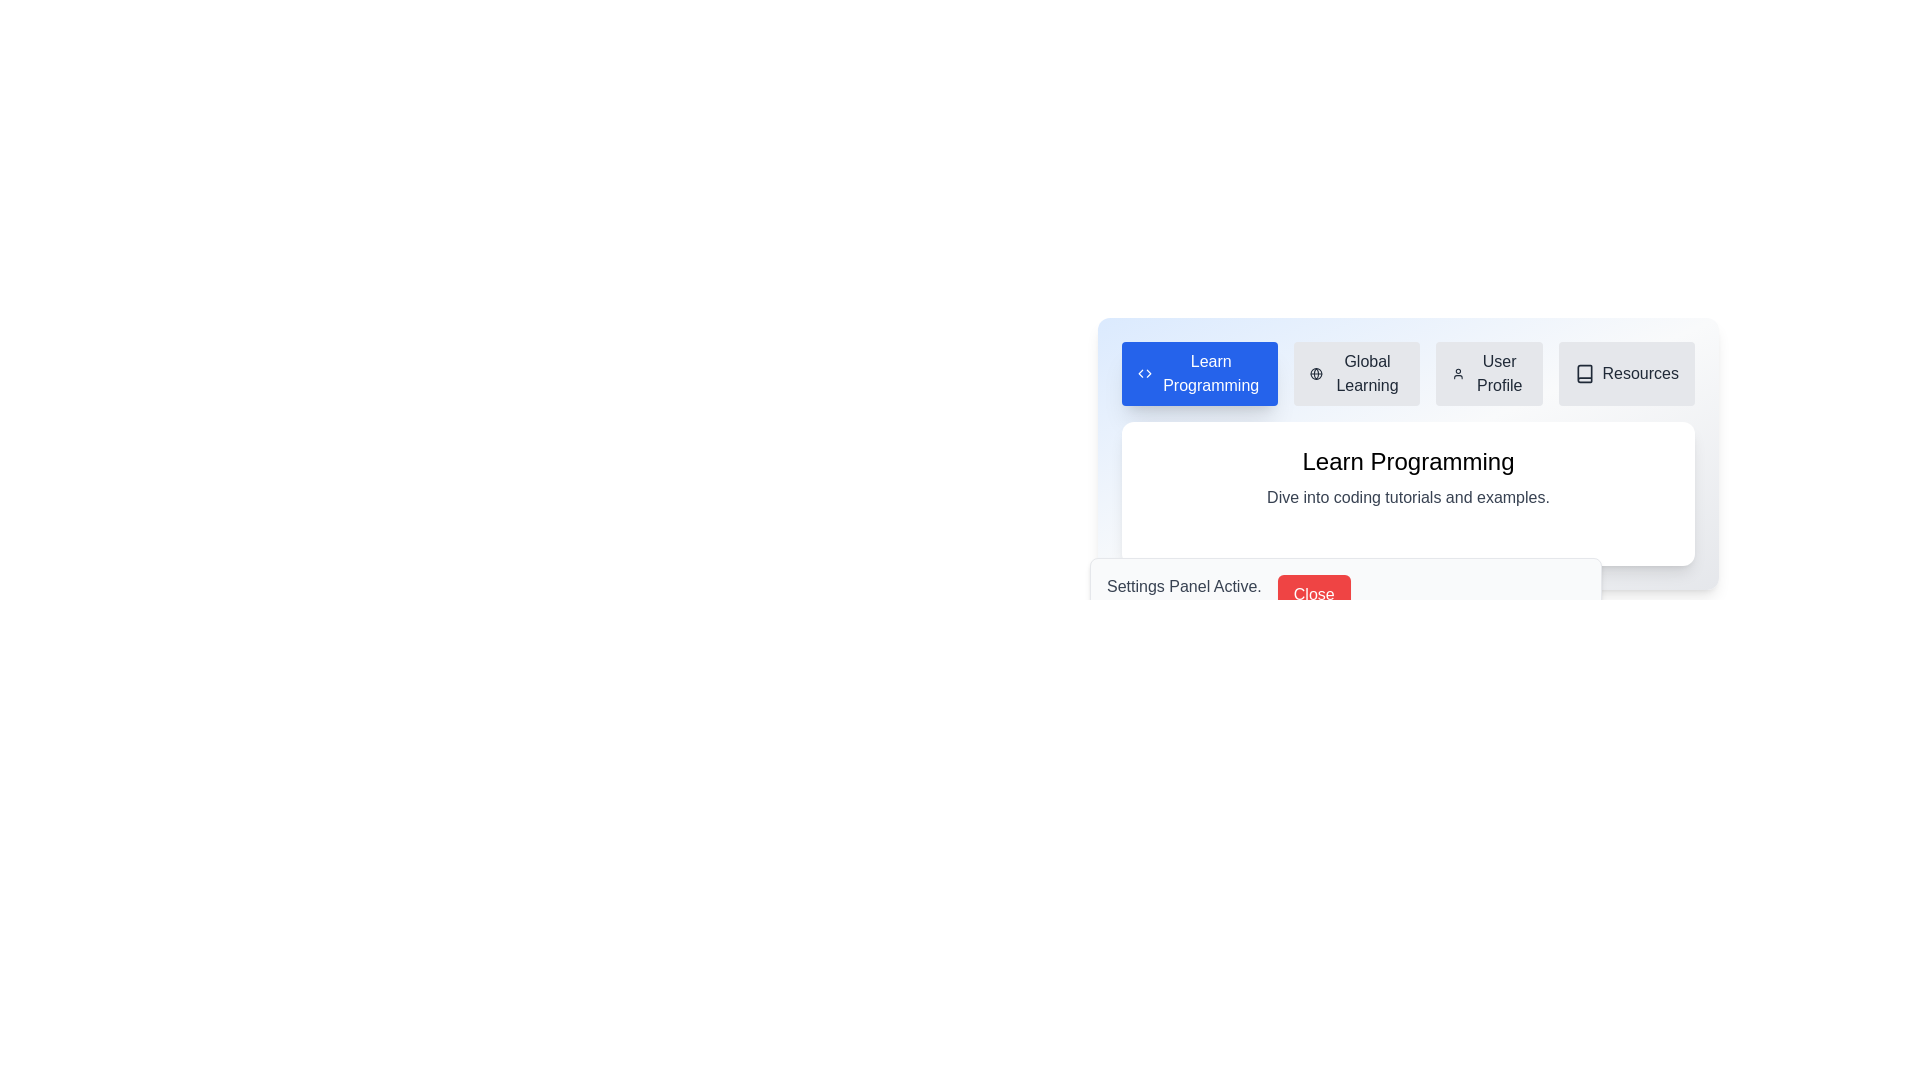 This screenshot has width=1920, height=1080. What do you see at coordinates (1357, 374) in the screenshot?
I see `the tab labeled Global Learning` at bounding box center [1357, 374].